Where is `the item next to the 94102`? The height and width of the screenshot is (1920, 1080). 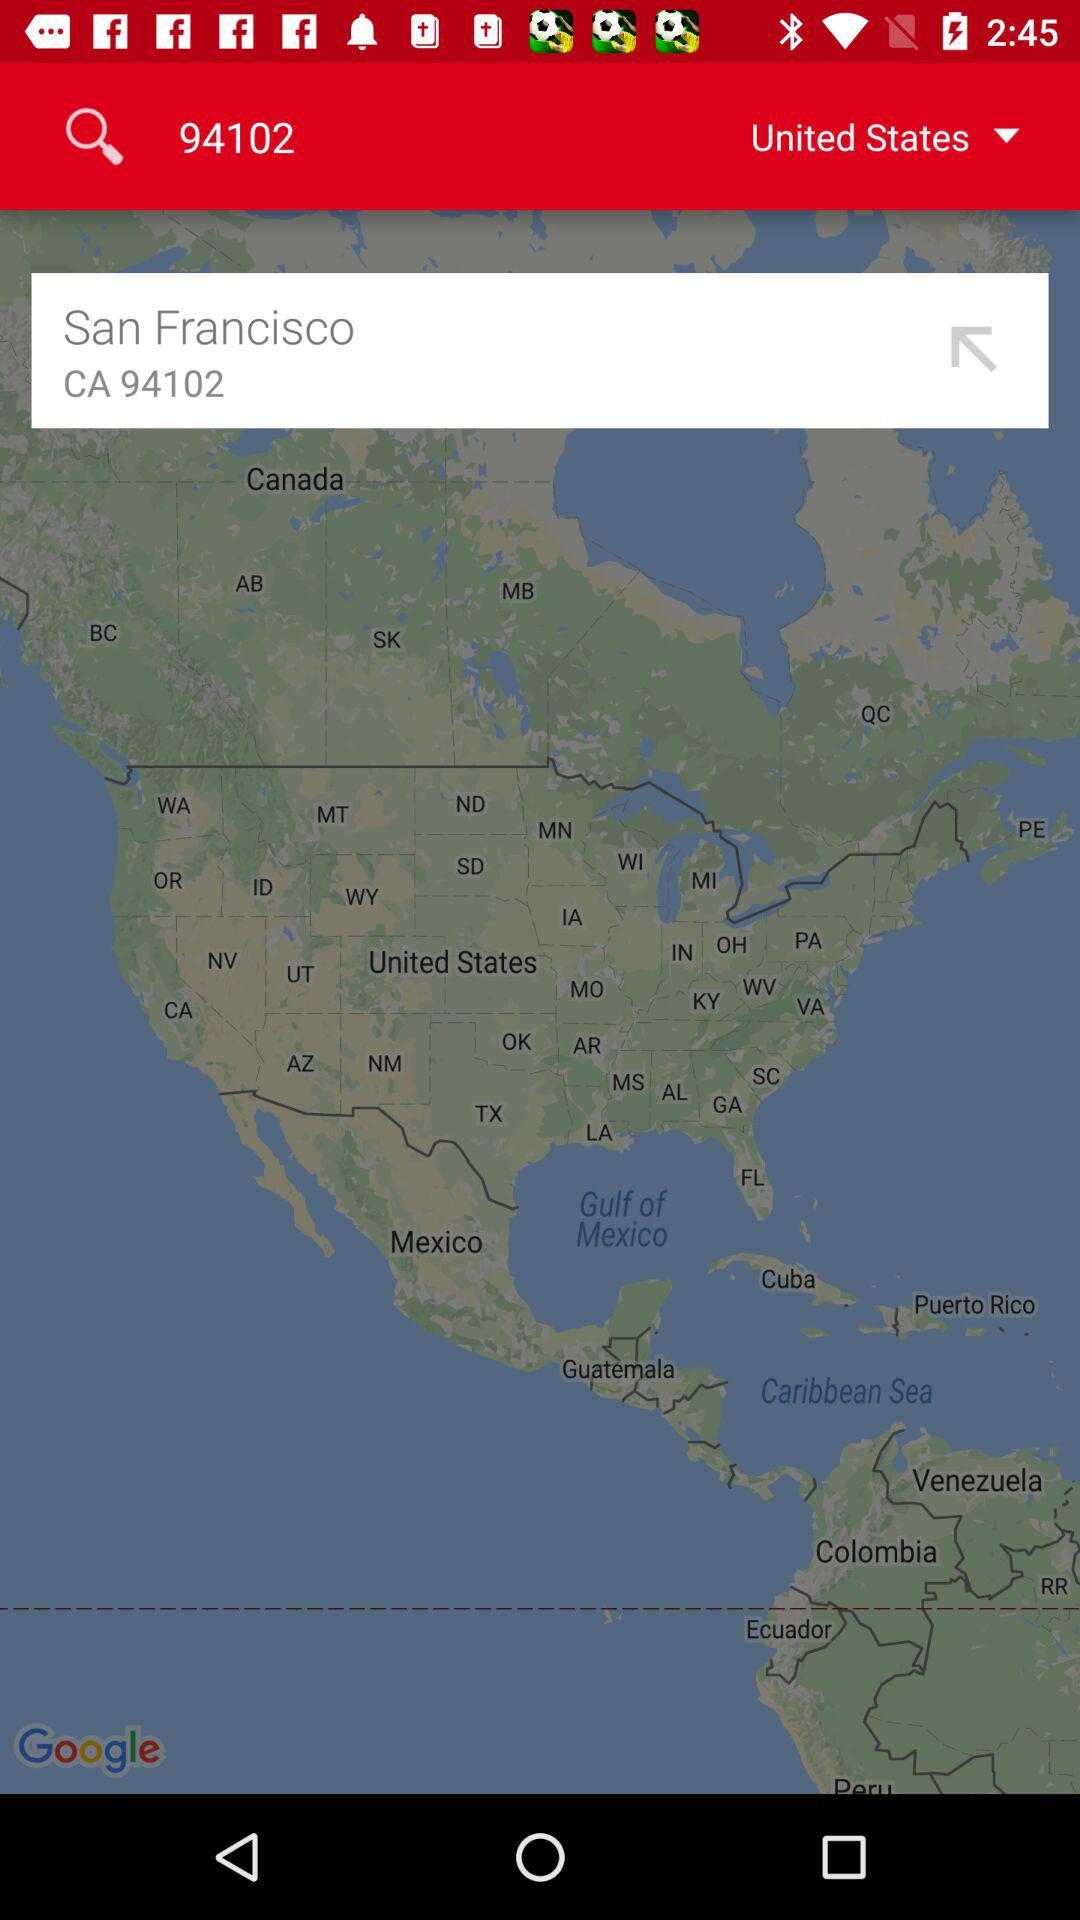 the item next to the 94102 is located at coordinates (853, 135).